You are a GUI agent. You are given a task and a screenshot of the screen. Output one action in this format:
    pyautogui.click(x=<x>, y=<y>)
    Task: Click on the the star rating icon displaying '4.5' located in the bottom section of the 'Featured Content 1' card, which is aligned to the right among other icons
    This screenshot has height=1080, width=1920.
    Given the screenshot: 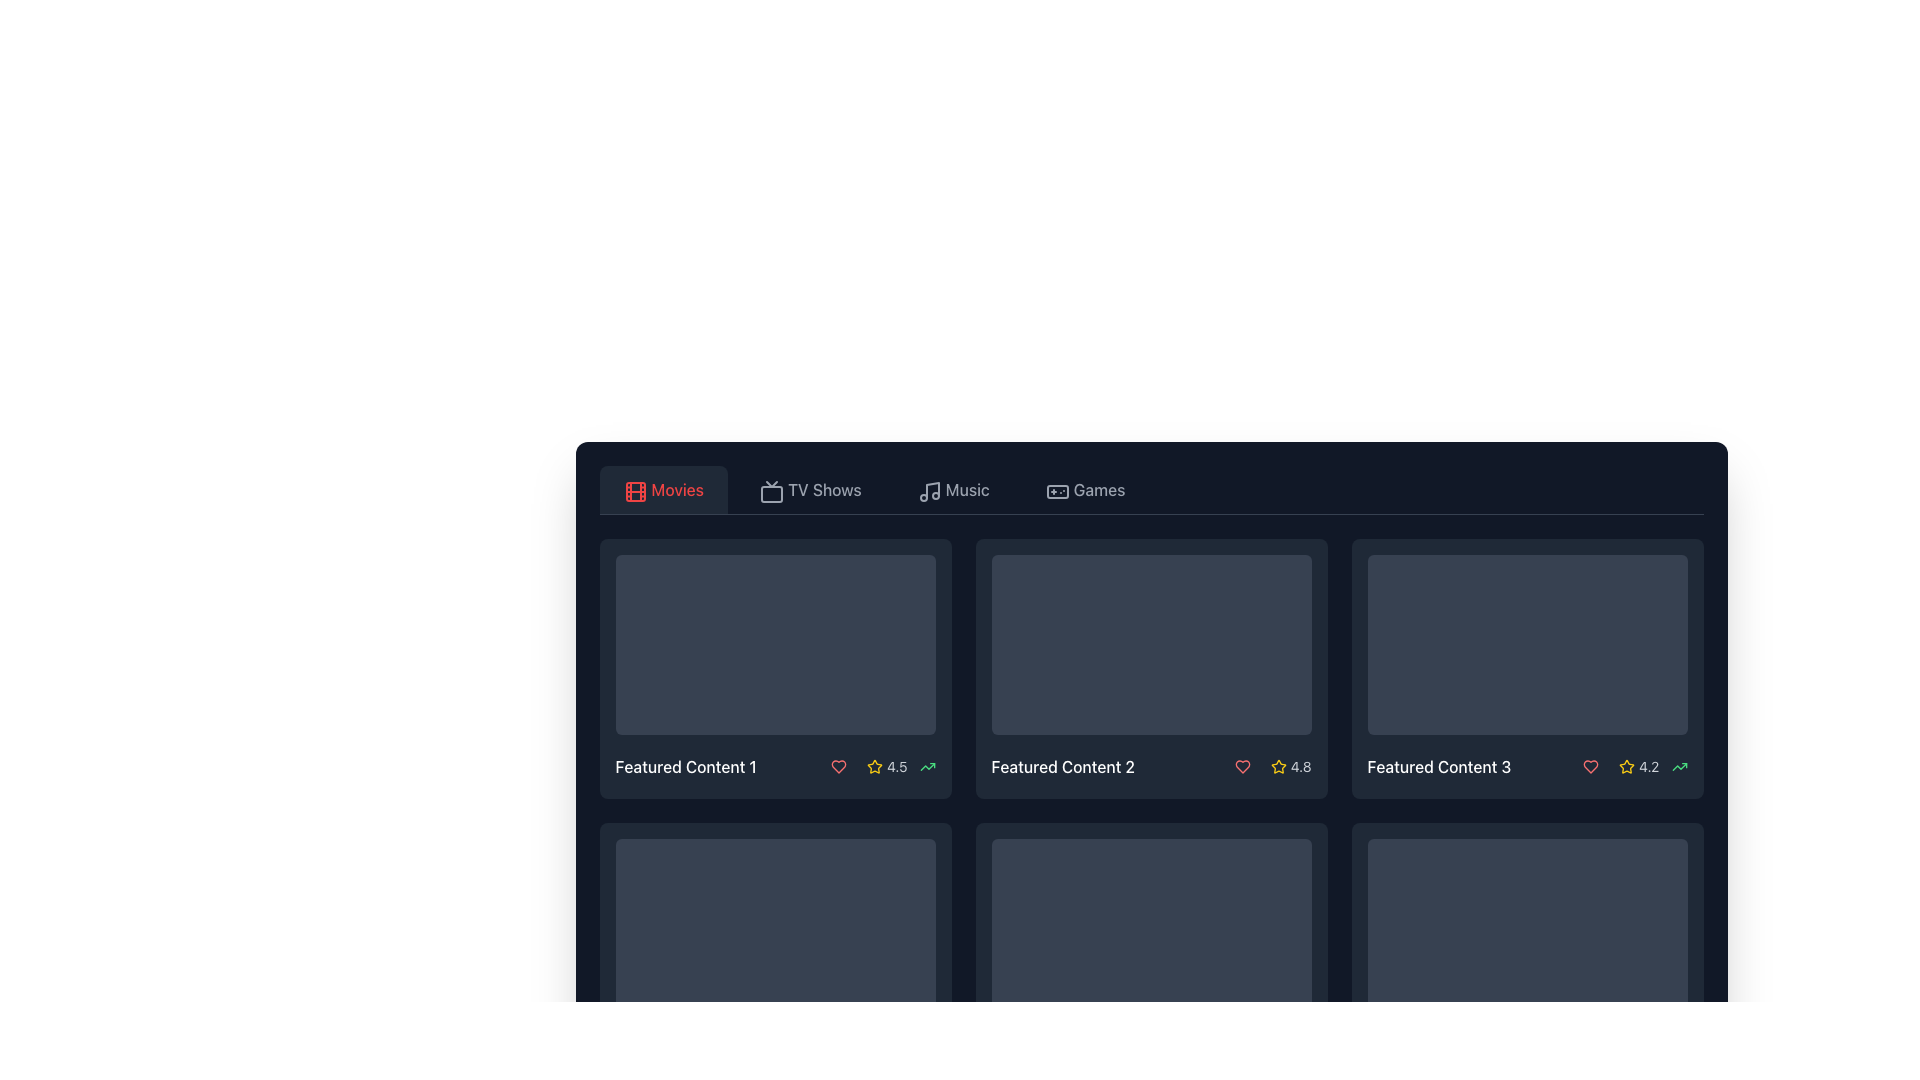 What is the action you would take?
    pyautogui.click(x=886, y=766)
    